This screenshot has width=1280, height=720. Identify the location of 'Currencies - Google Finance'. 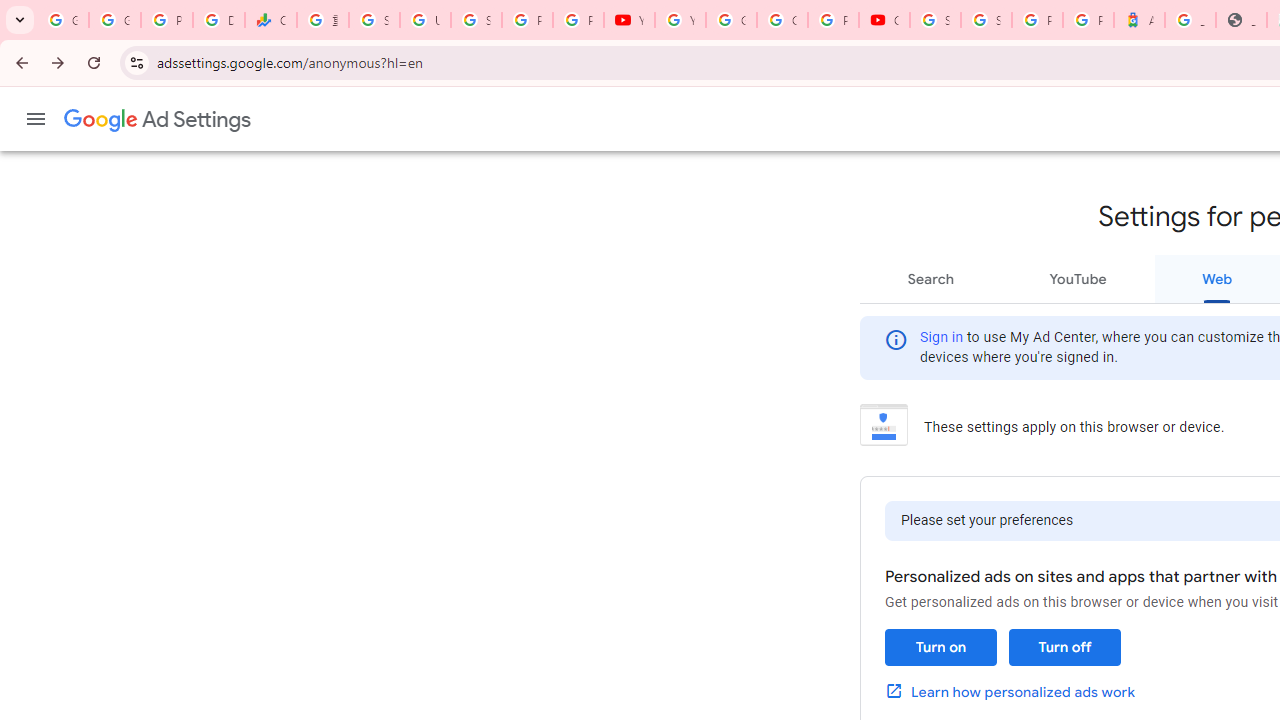
(269, 20).